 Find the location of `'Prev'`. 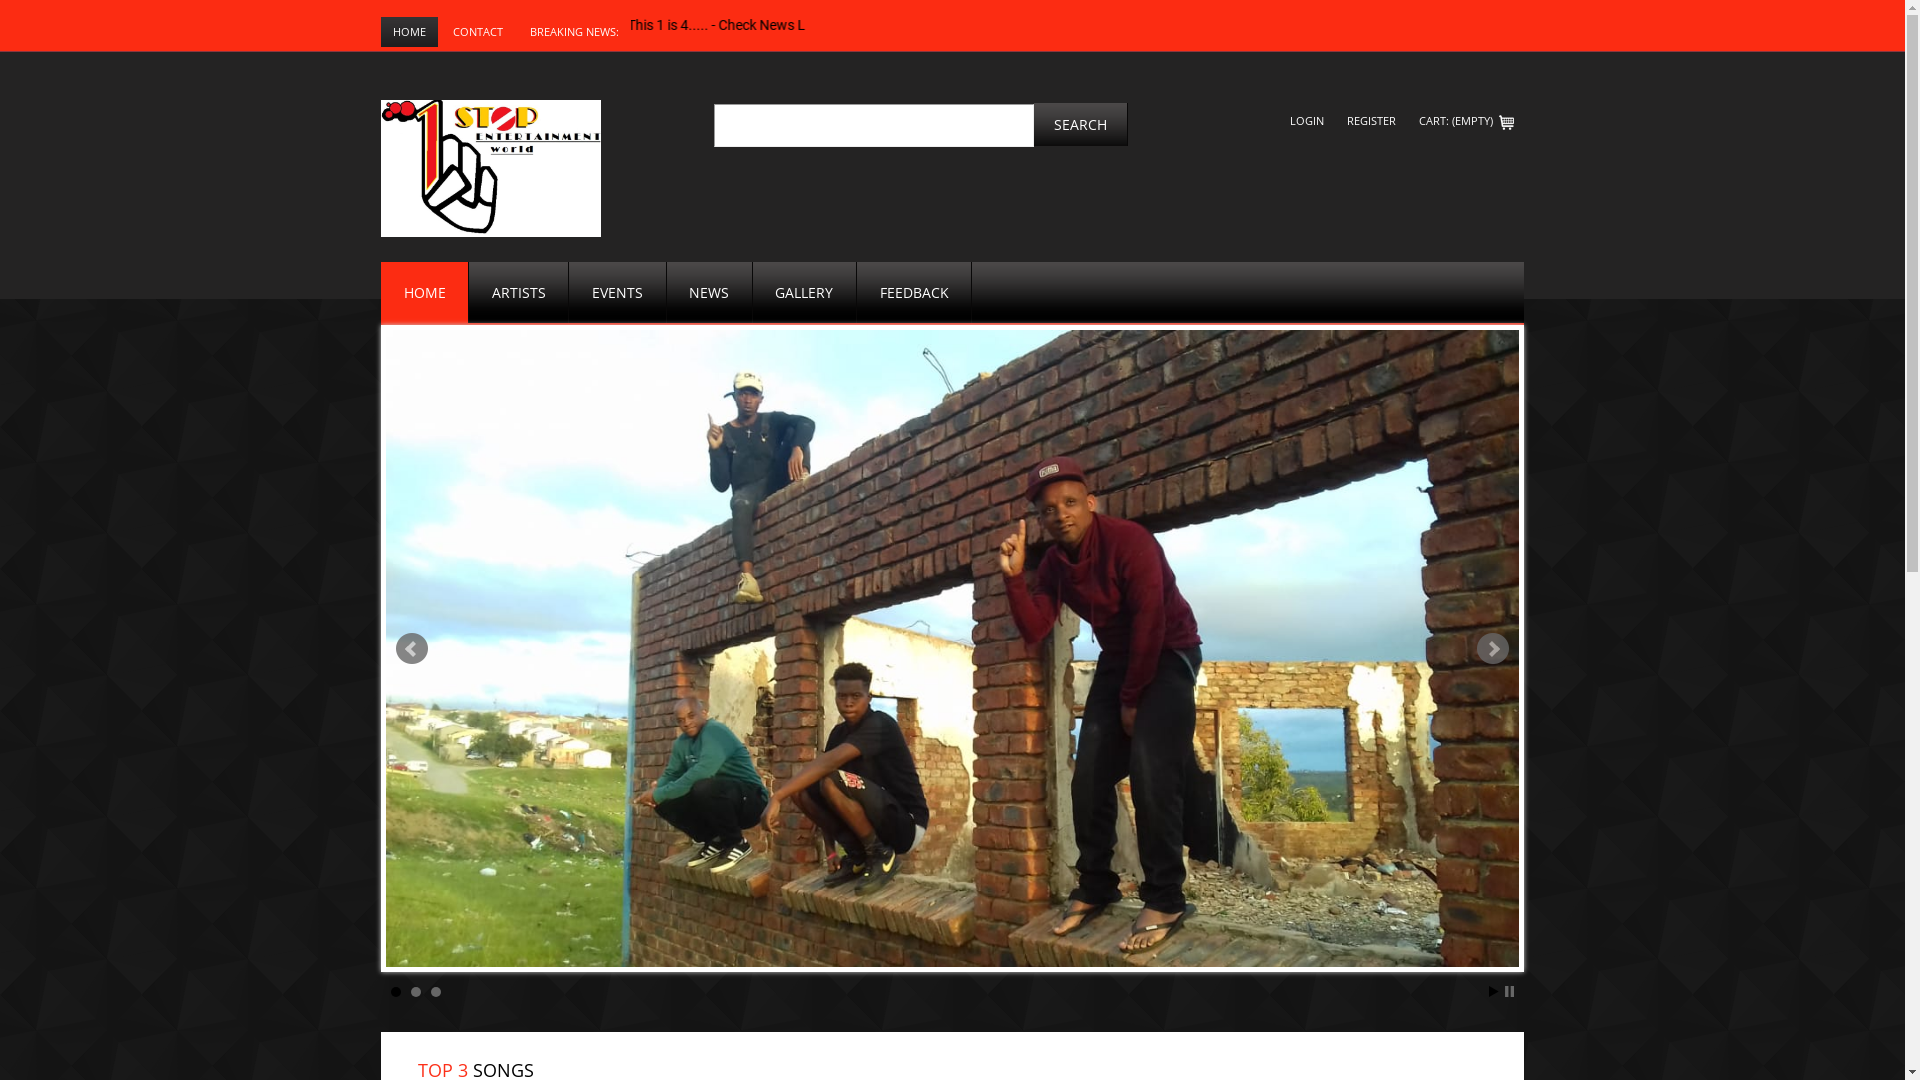

'Prev' is located at coordinates (411, 648).